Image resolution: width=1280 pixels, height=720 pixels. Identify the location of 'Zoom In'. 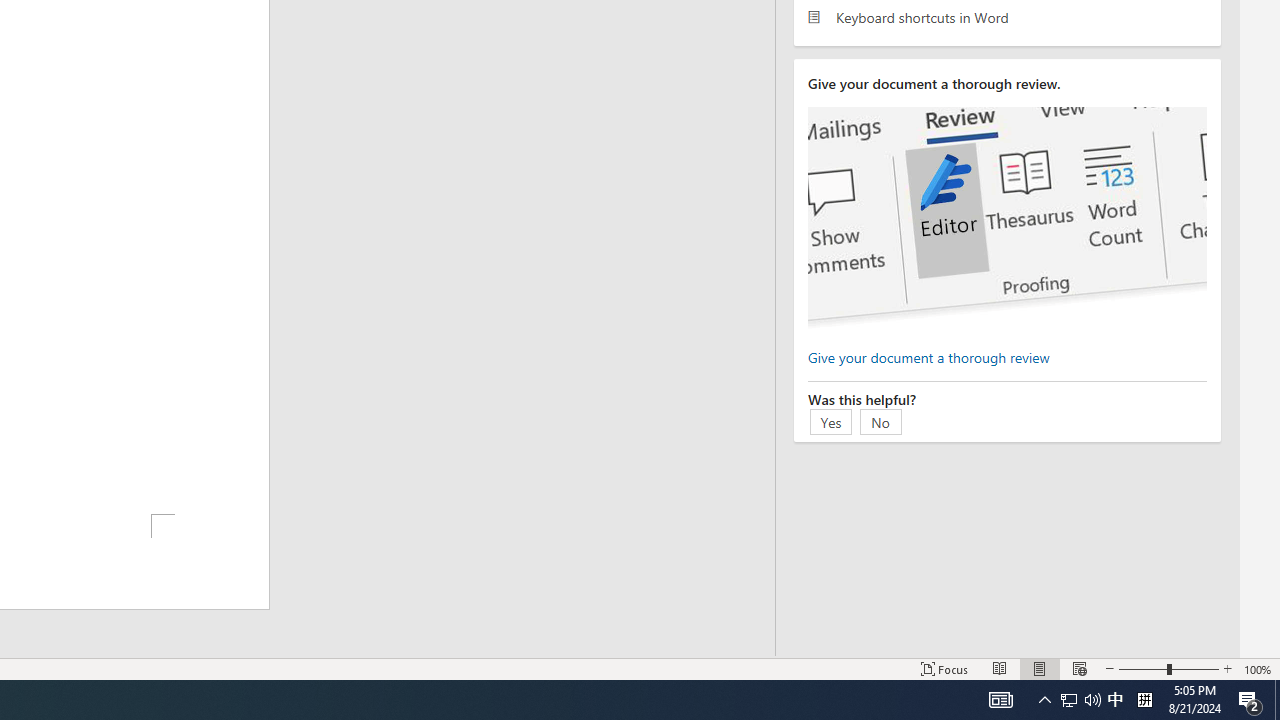
(1226, 669).